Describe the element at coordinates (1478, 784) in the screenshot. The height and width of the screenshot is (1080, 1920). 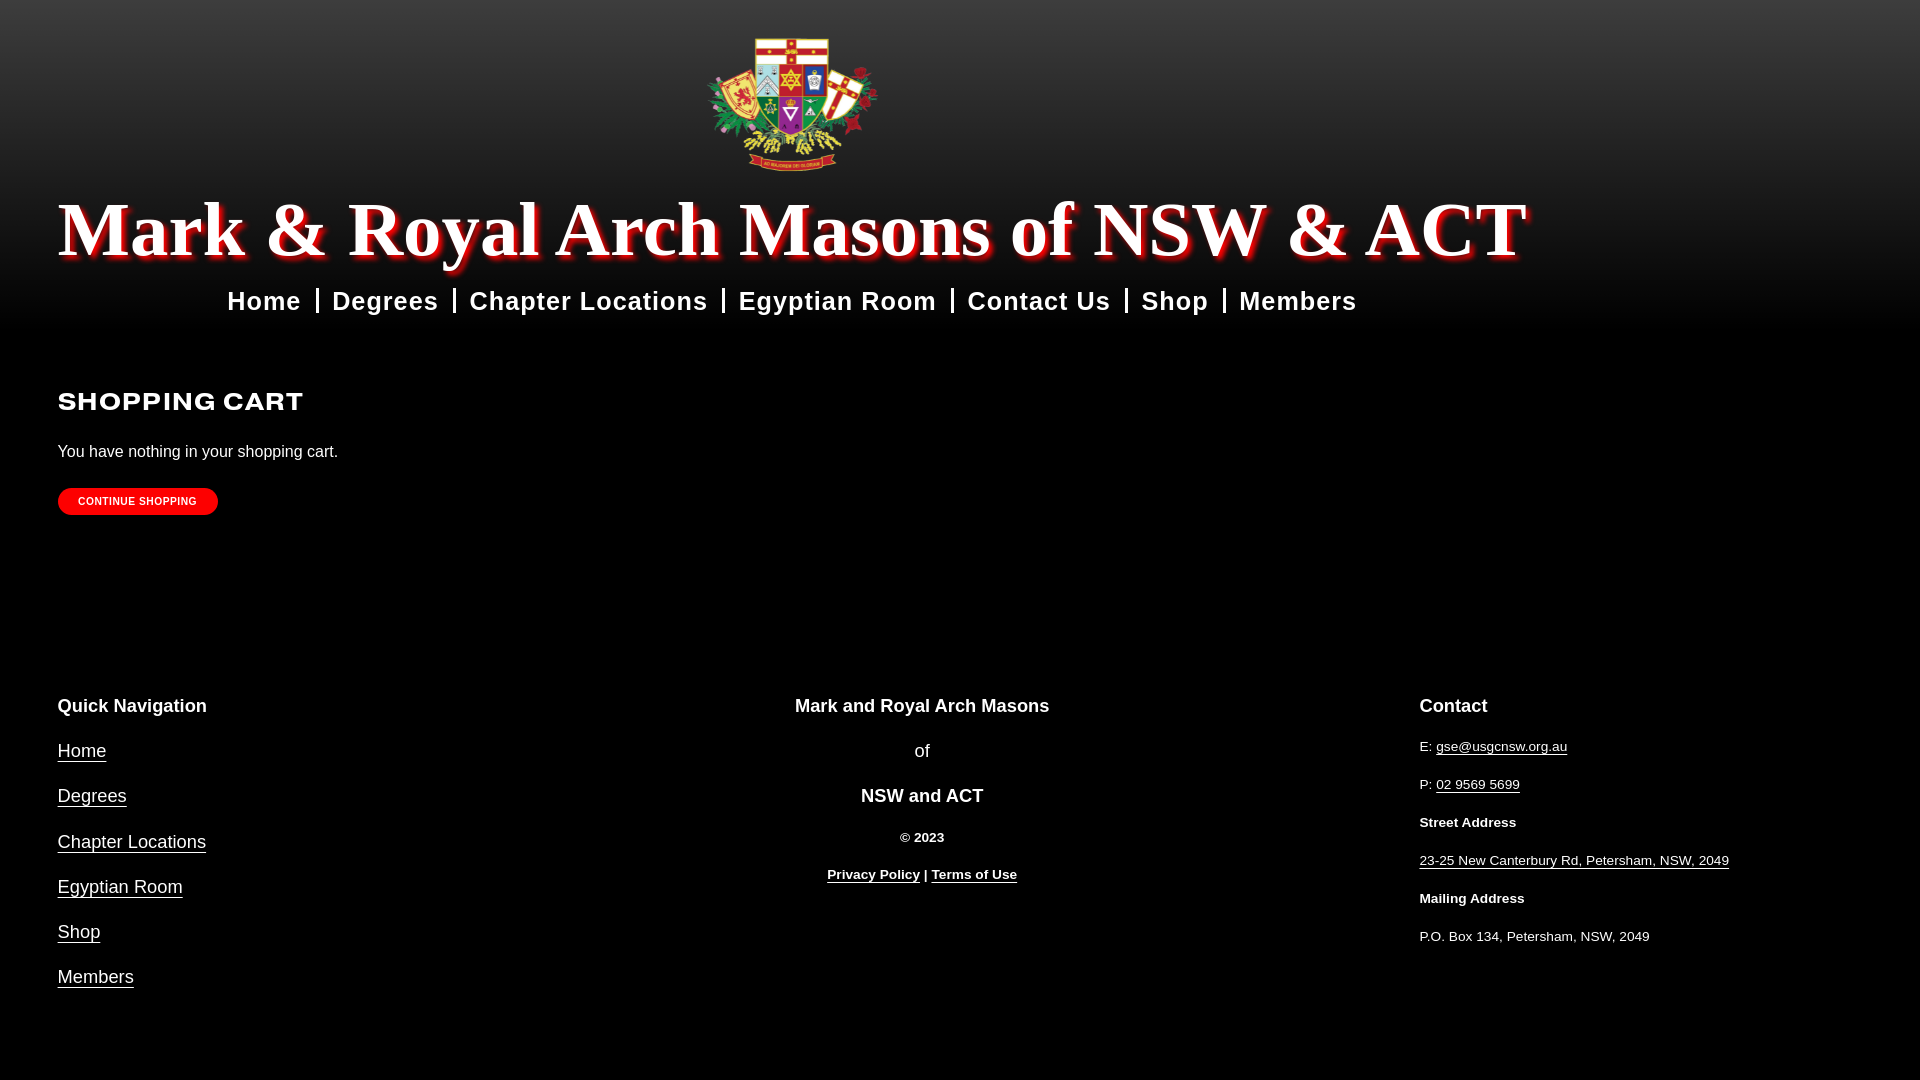
I see `'02 9569 5699'` at that location.